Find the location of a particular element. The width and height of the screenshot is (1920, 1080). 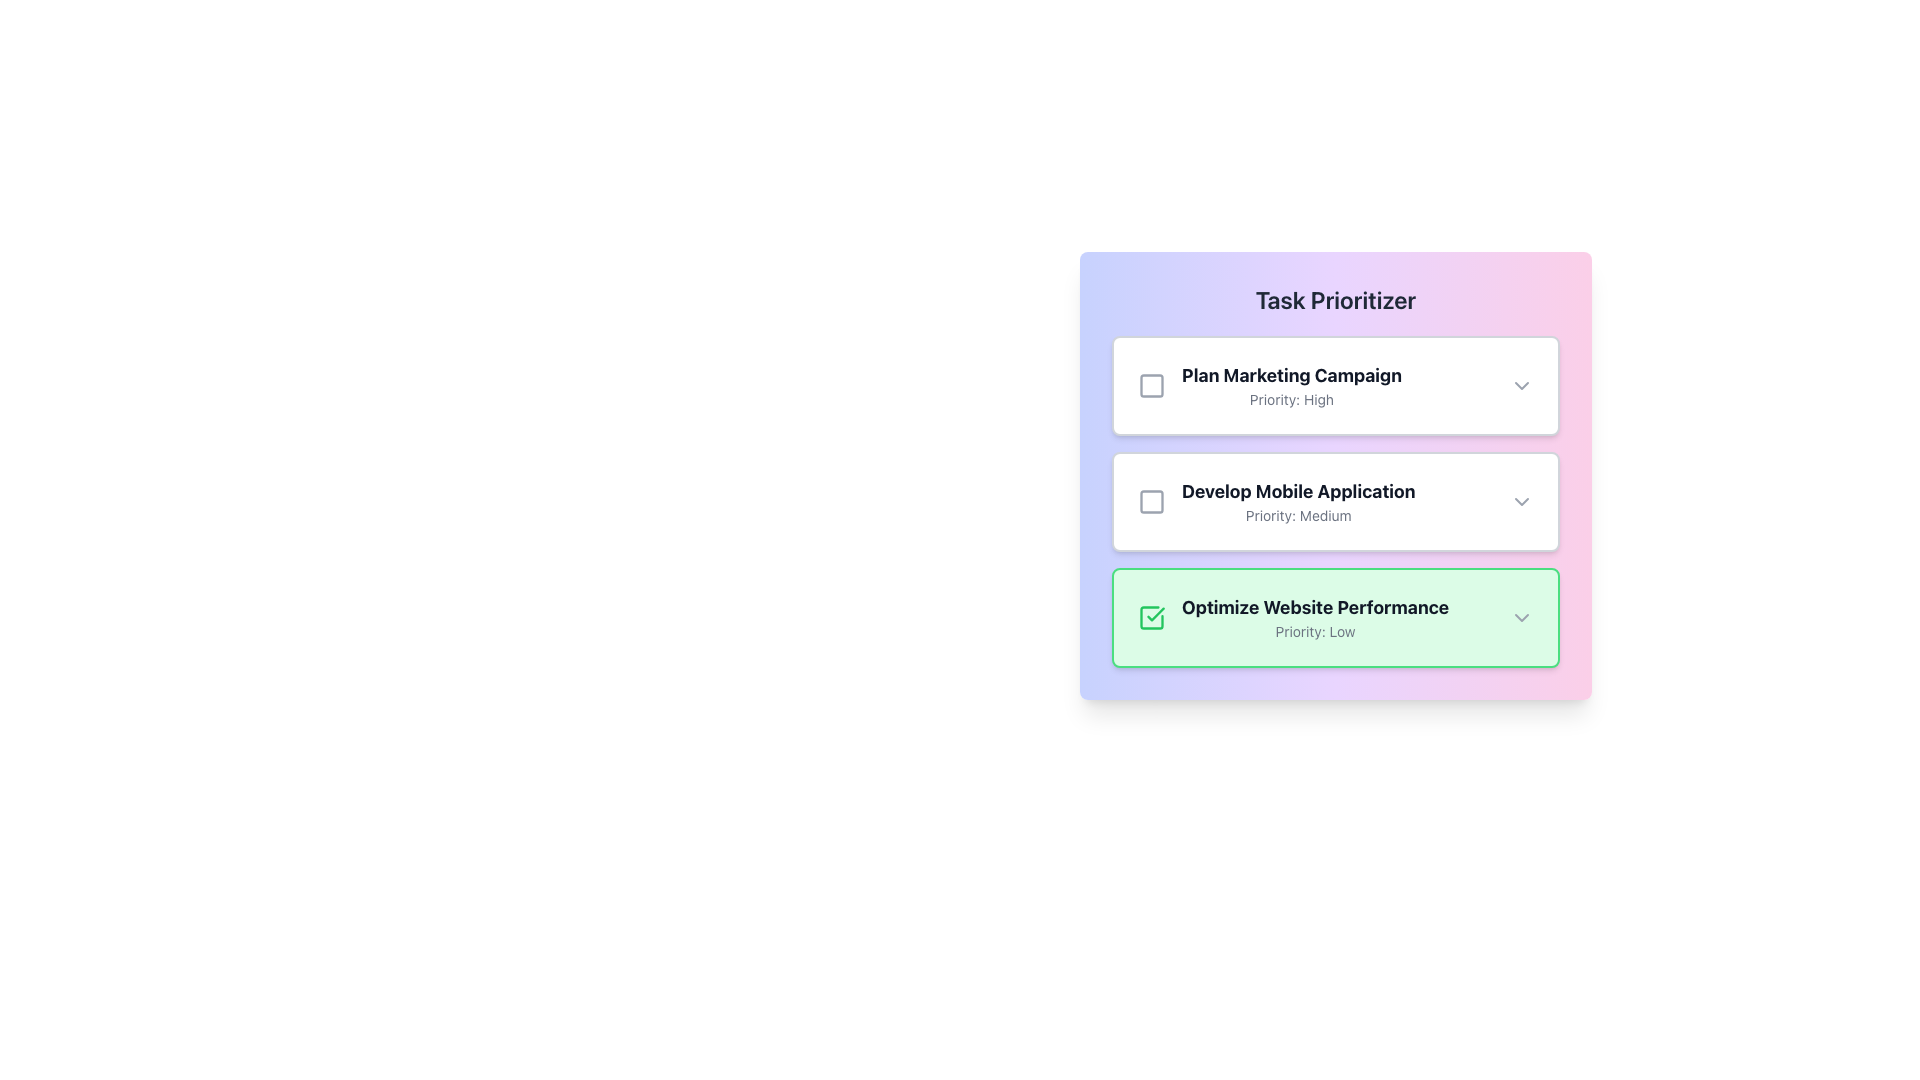

the checkbox located at the leading icon of the task card titled 'Plan Marketing Campaign' is located at coordinates (1152, 385).